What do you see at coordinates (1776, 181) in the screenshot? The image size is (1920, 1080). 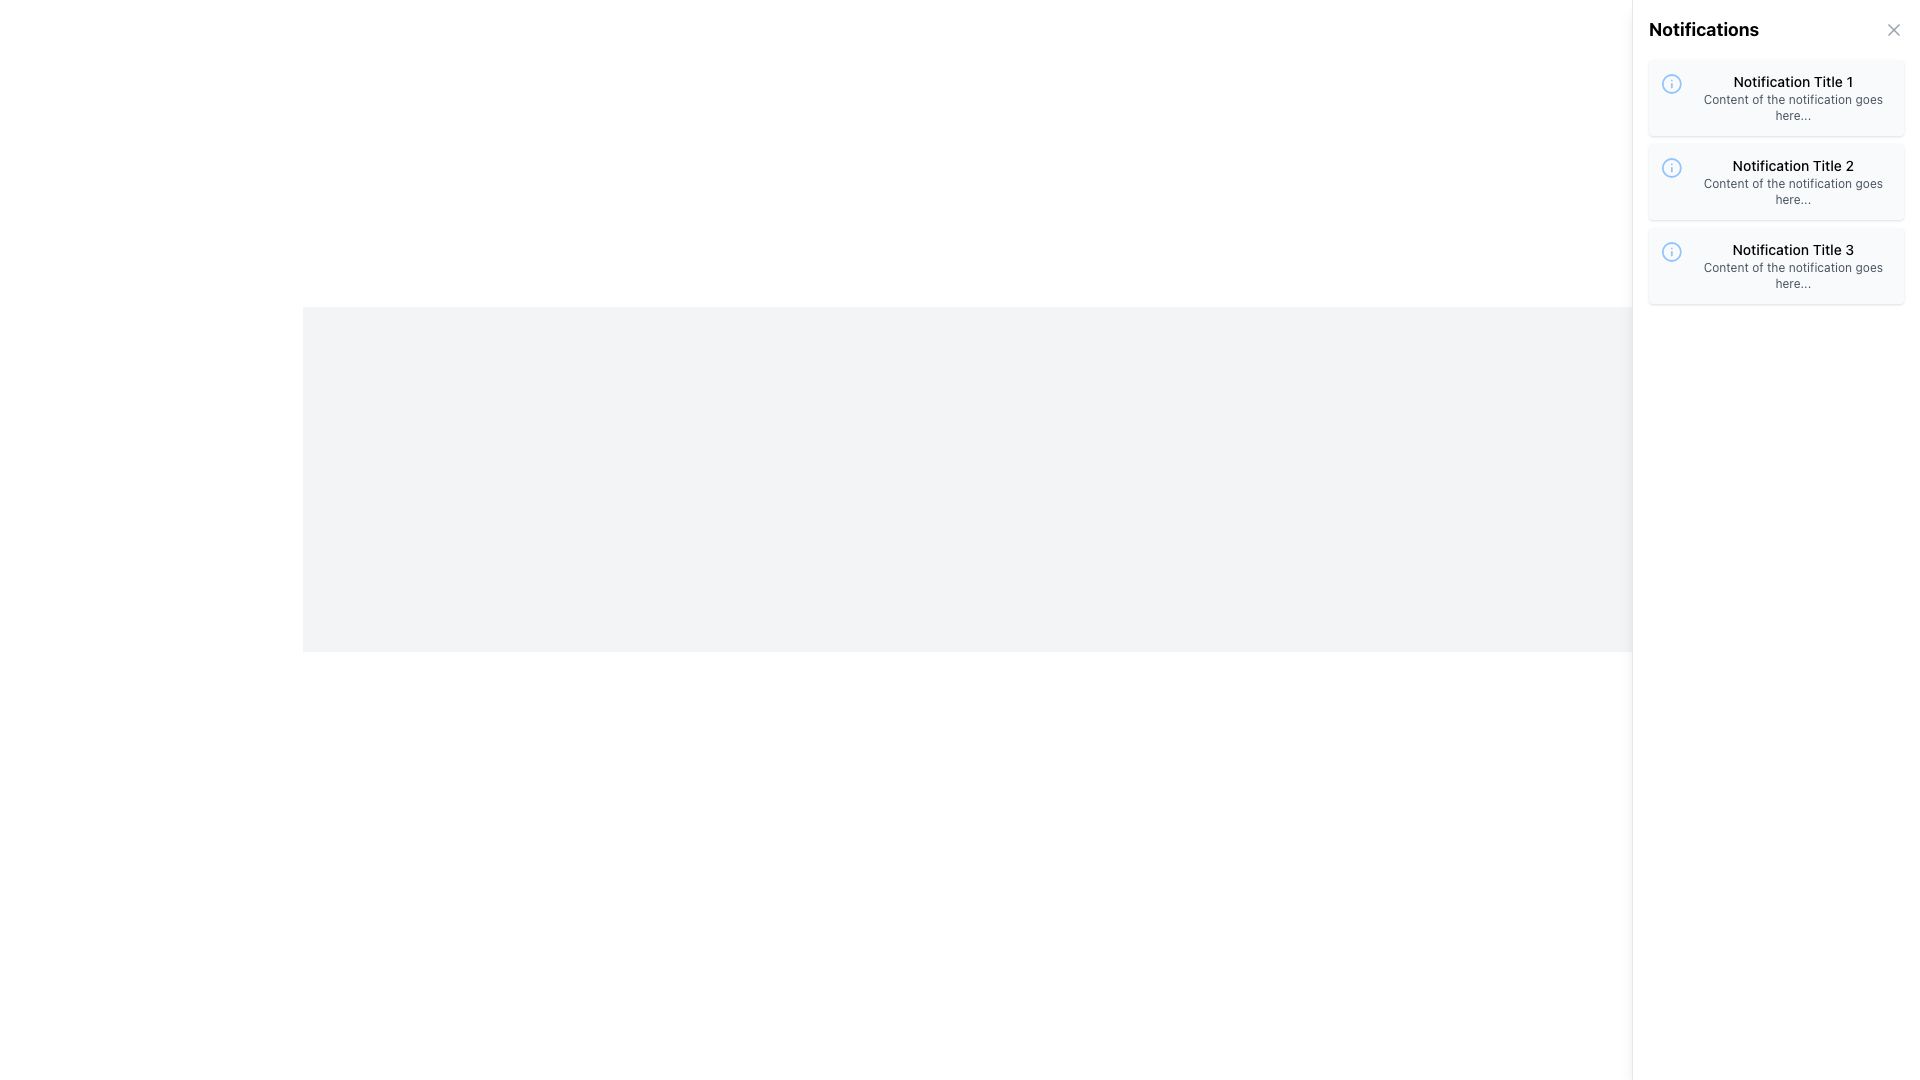 I see `the second notification card in the stack of three within the 'Notifications' sidebar` at bounding box center [1776, 181].